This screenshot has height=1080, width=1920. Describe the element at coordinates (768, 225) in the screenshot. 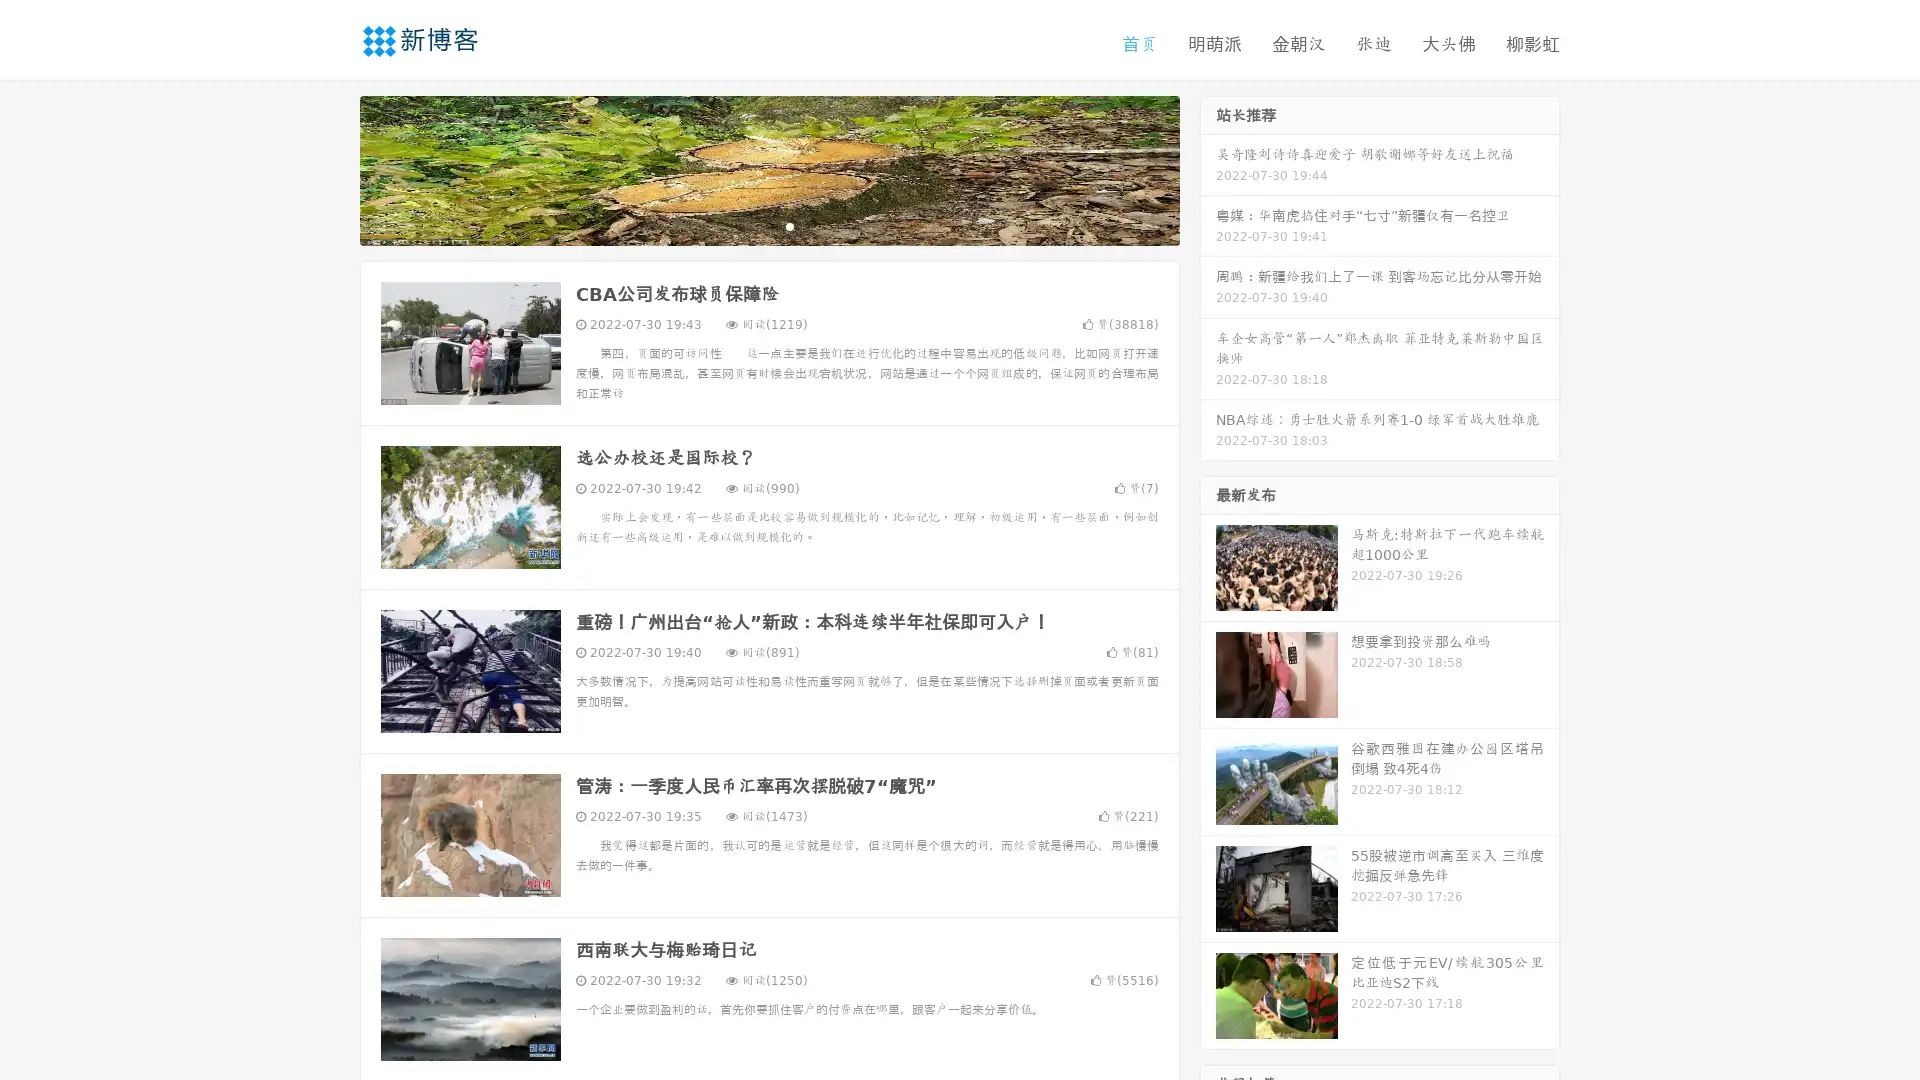

I see `Go to slide 2` at that location.